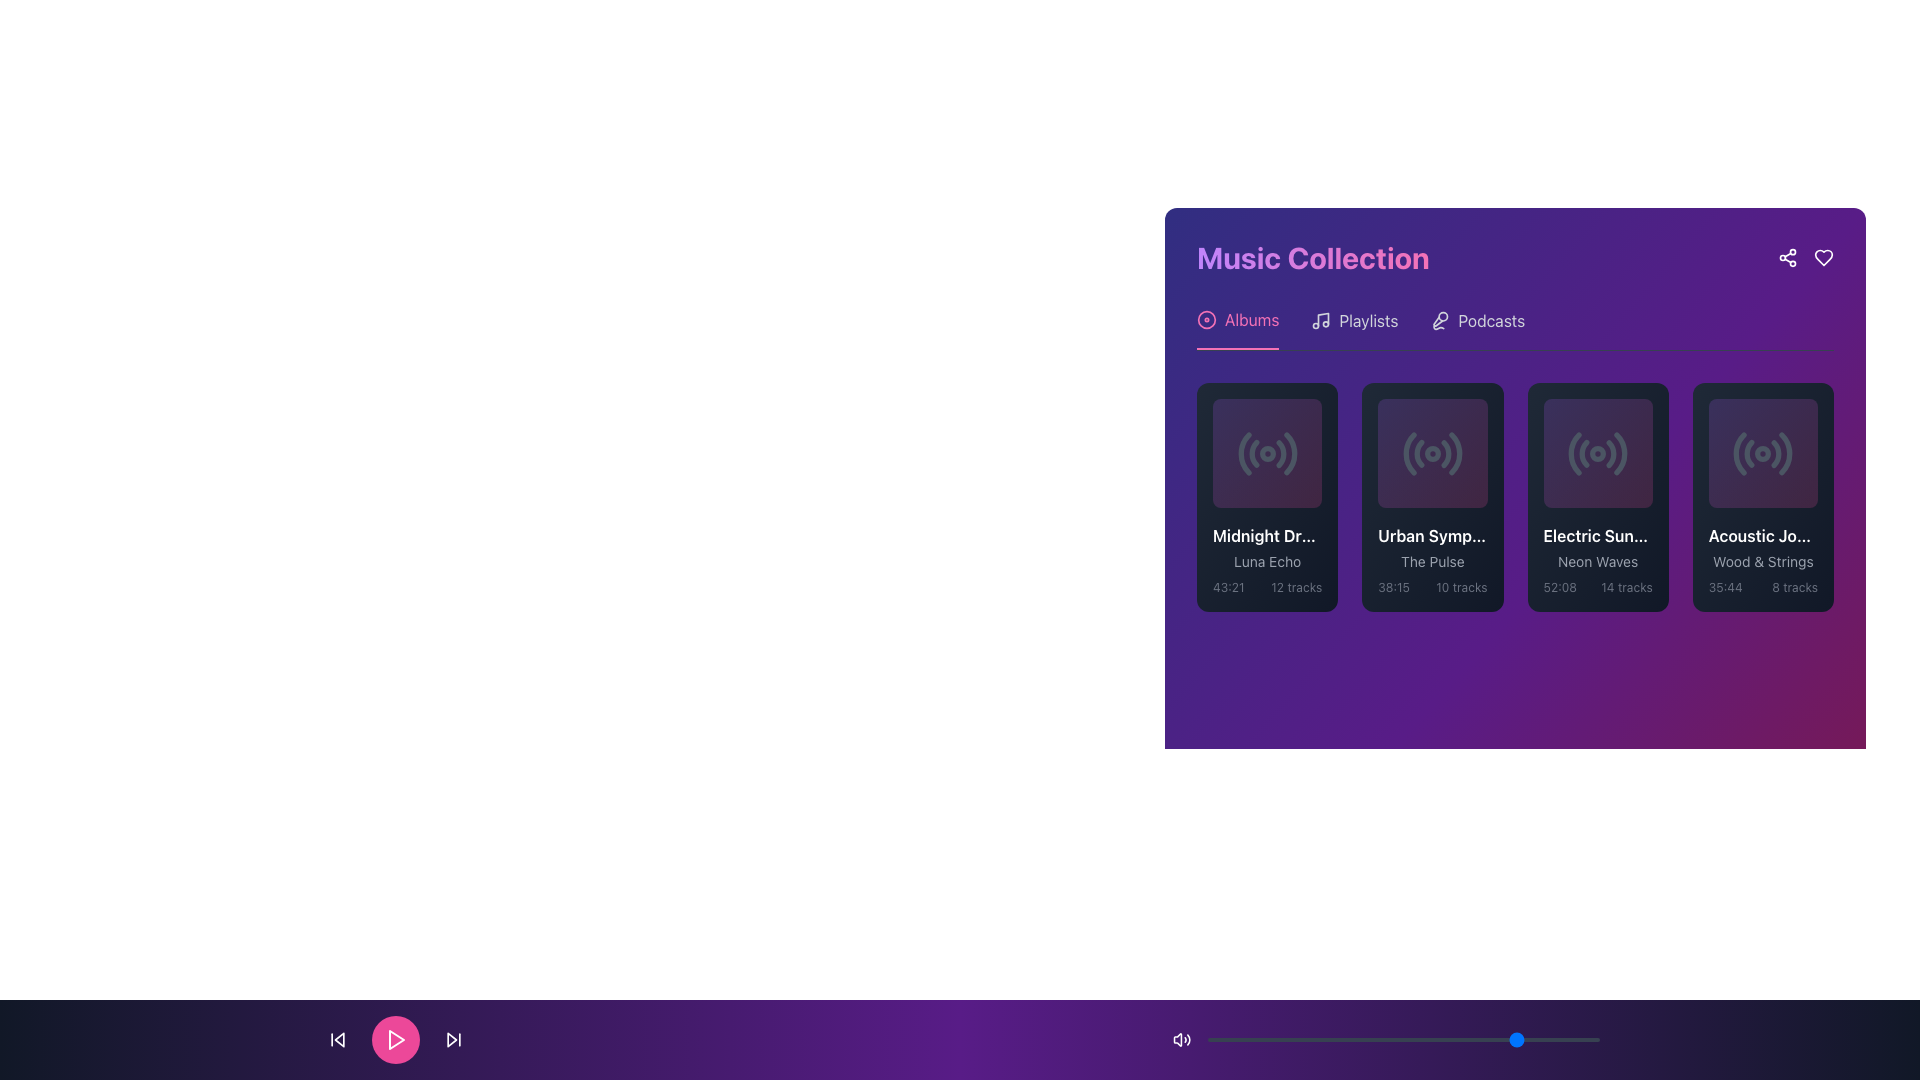 The height and width of the screenshot is (1080, 1920). I want to click on the square visual card labeled 'Acoustic Journey' in the 'Music Collection' section, which is the fourth card from the left, so click(1763, 453).